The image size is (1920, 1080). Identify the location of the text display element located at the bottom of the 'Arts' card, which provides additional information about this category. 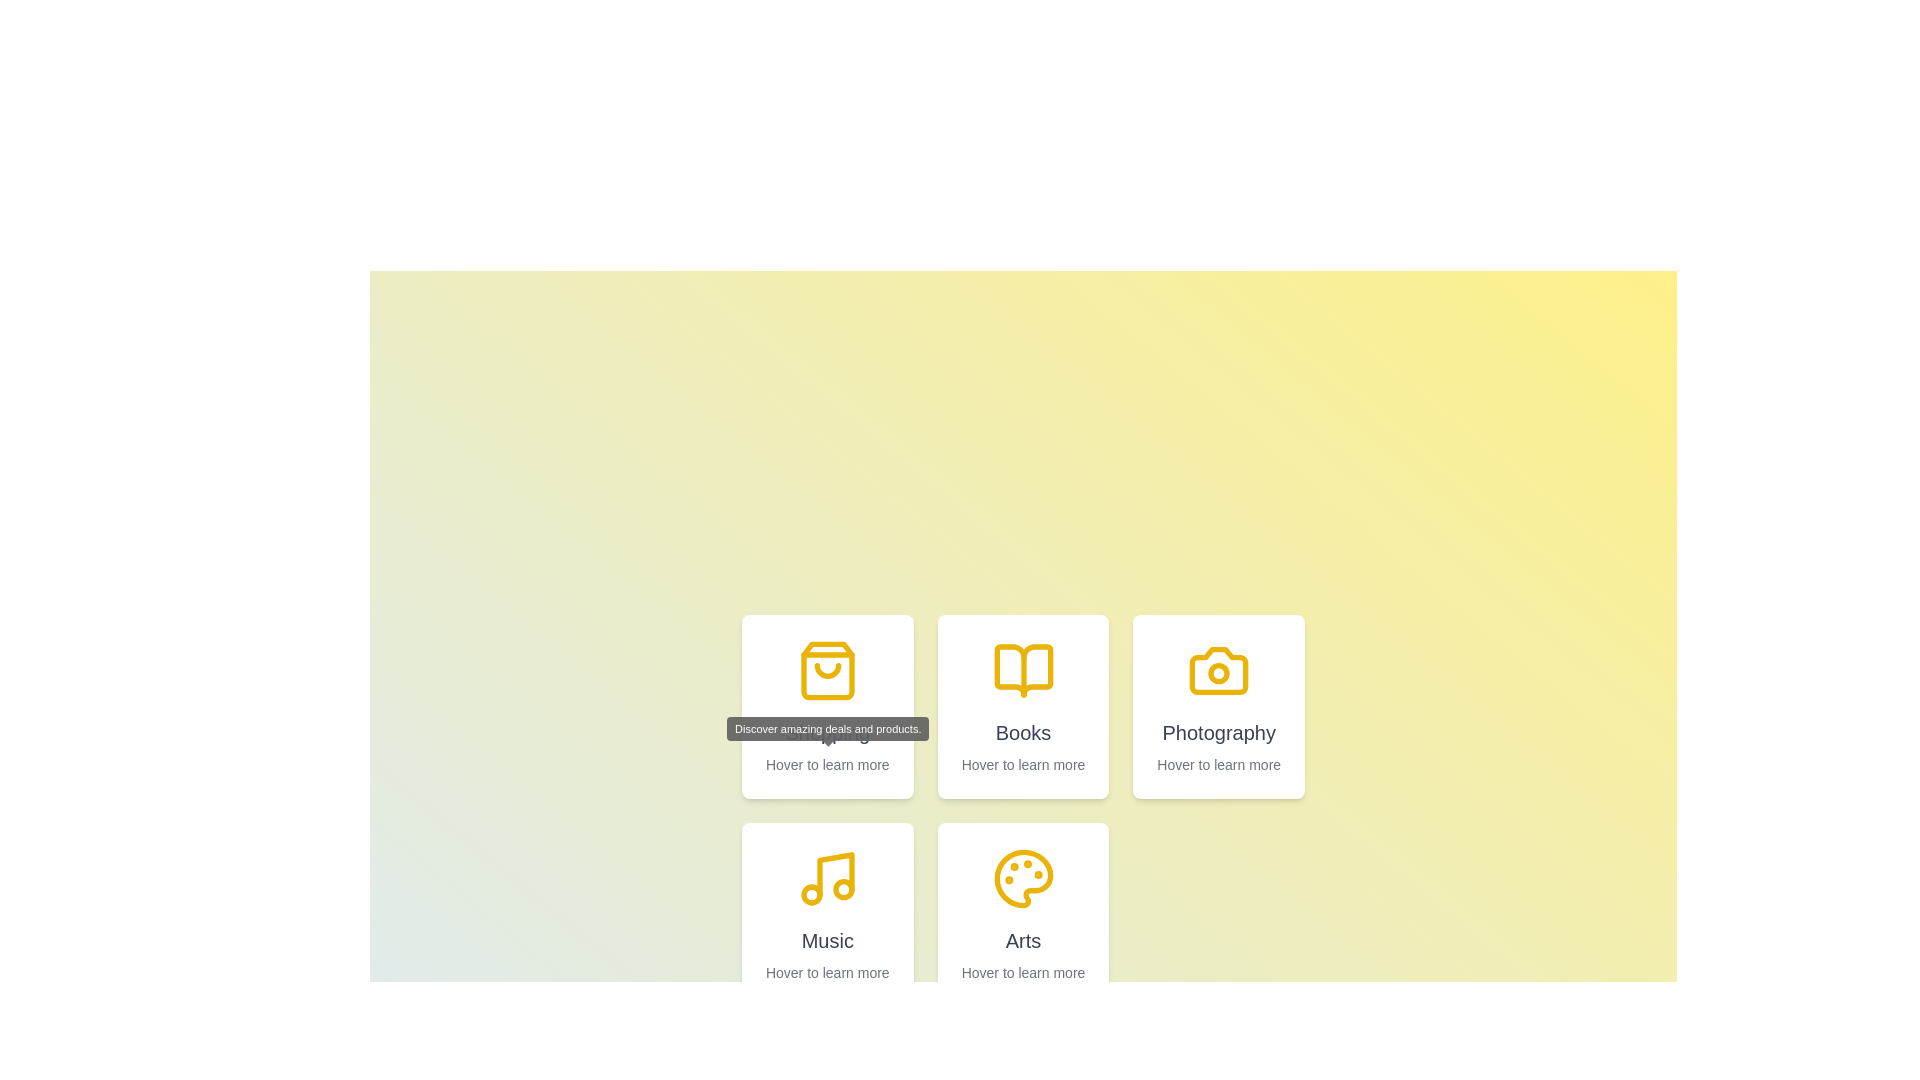
(1023, 971).